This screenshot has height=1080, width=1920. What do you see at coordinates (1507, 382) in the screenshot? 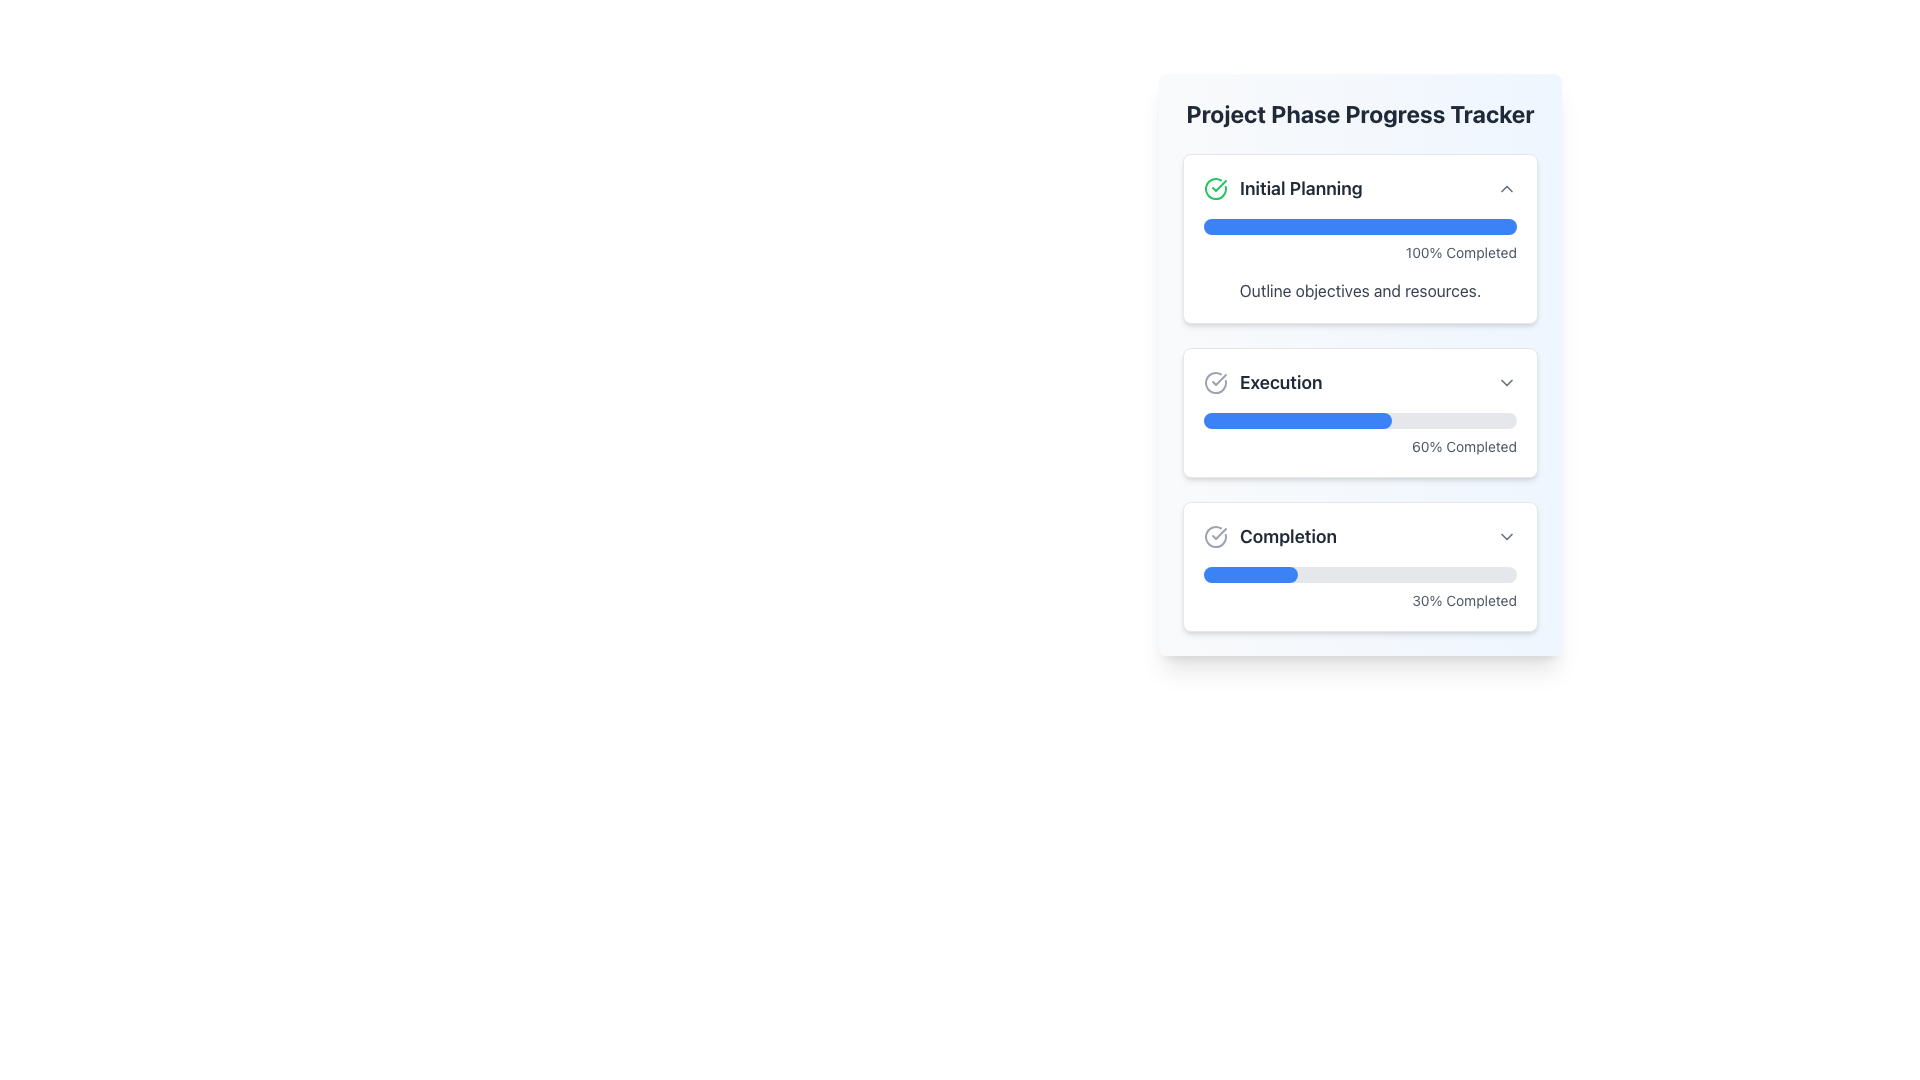
I see `the toggle button located to the far right of the 'Execution' section` at bounding box center [1507, 382].